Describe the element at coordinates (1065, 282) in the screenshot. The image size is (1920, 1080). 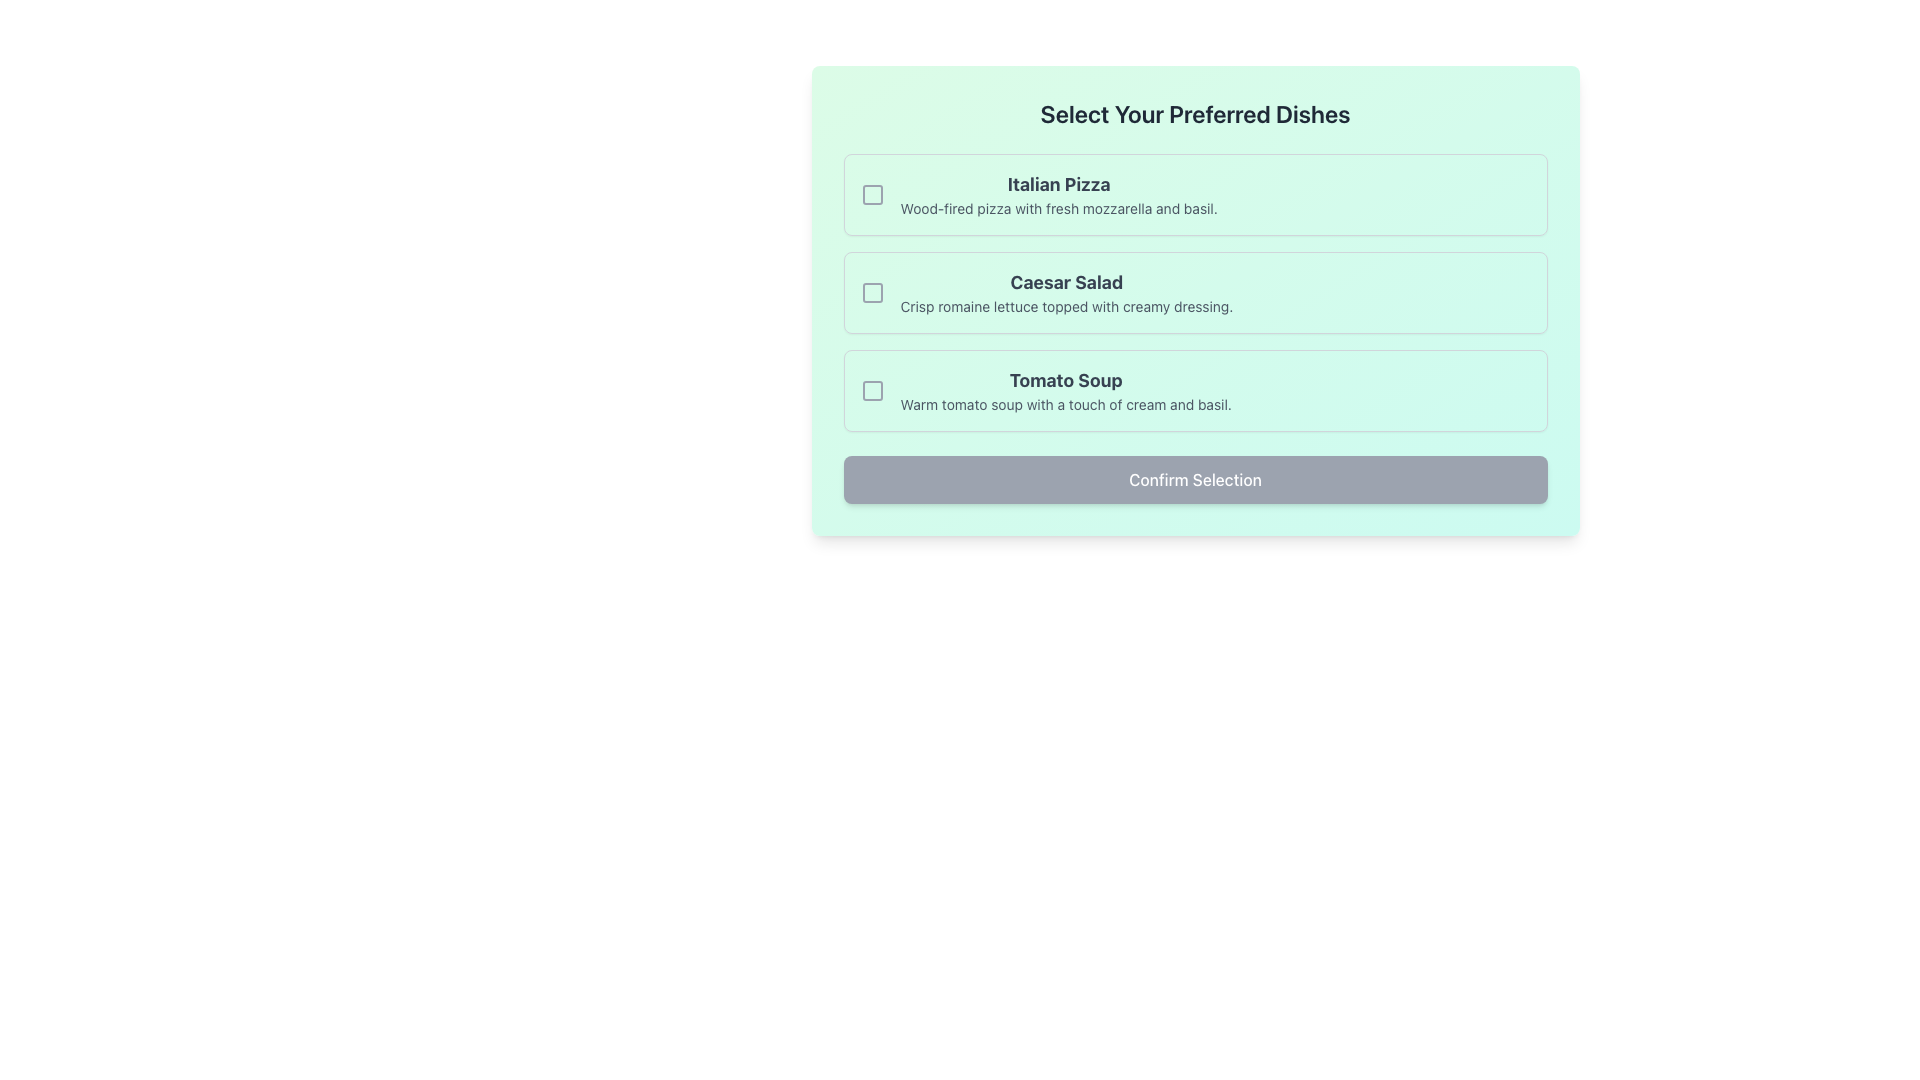
I see `the 'Caesar Salad' text label in the menu list, which serves as the title for the dish and is positioned between 'Italian Pizza' and 'Tomato Soup'` at that location.